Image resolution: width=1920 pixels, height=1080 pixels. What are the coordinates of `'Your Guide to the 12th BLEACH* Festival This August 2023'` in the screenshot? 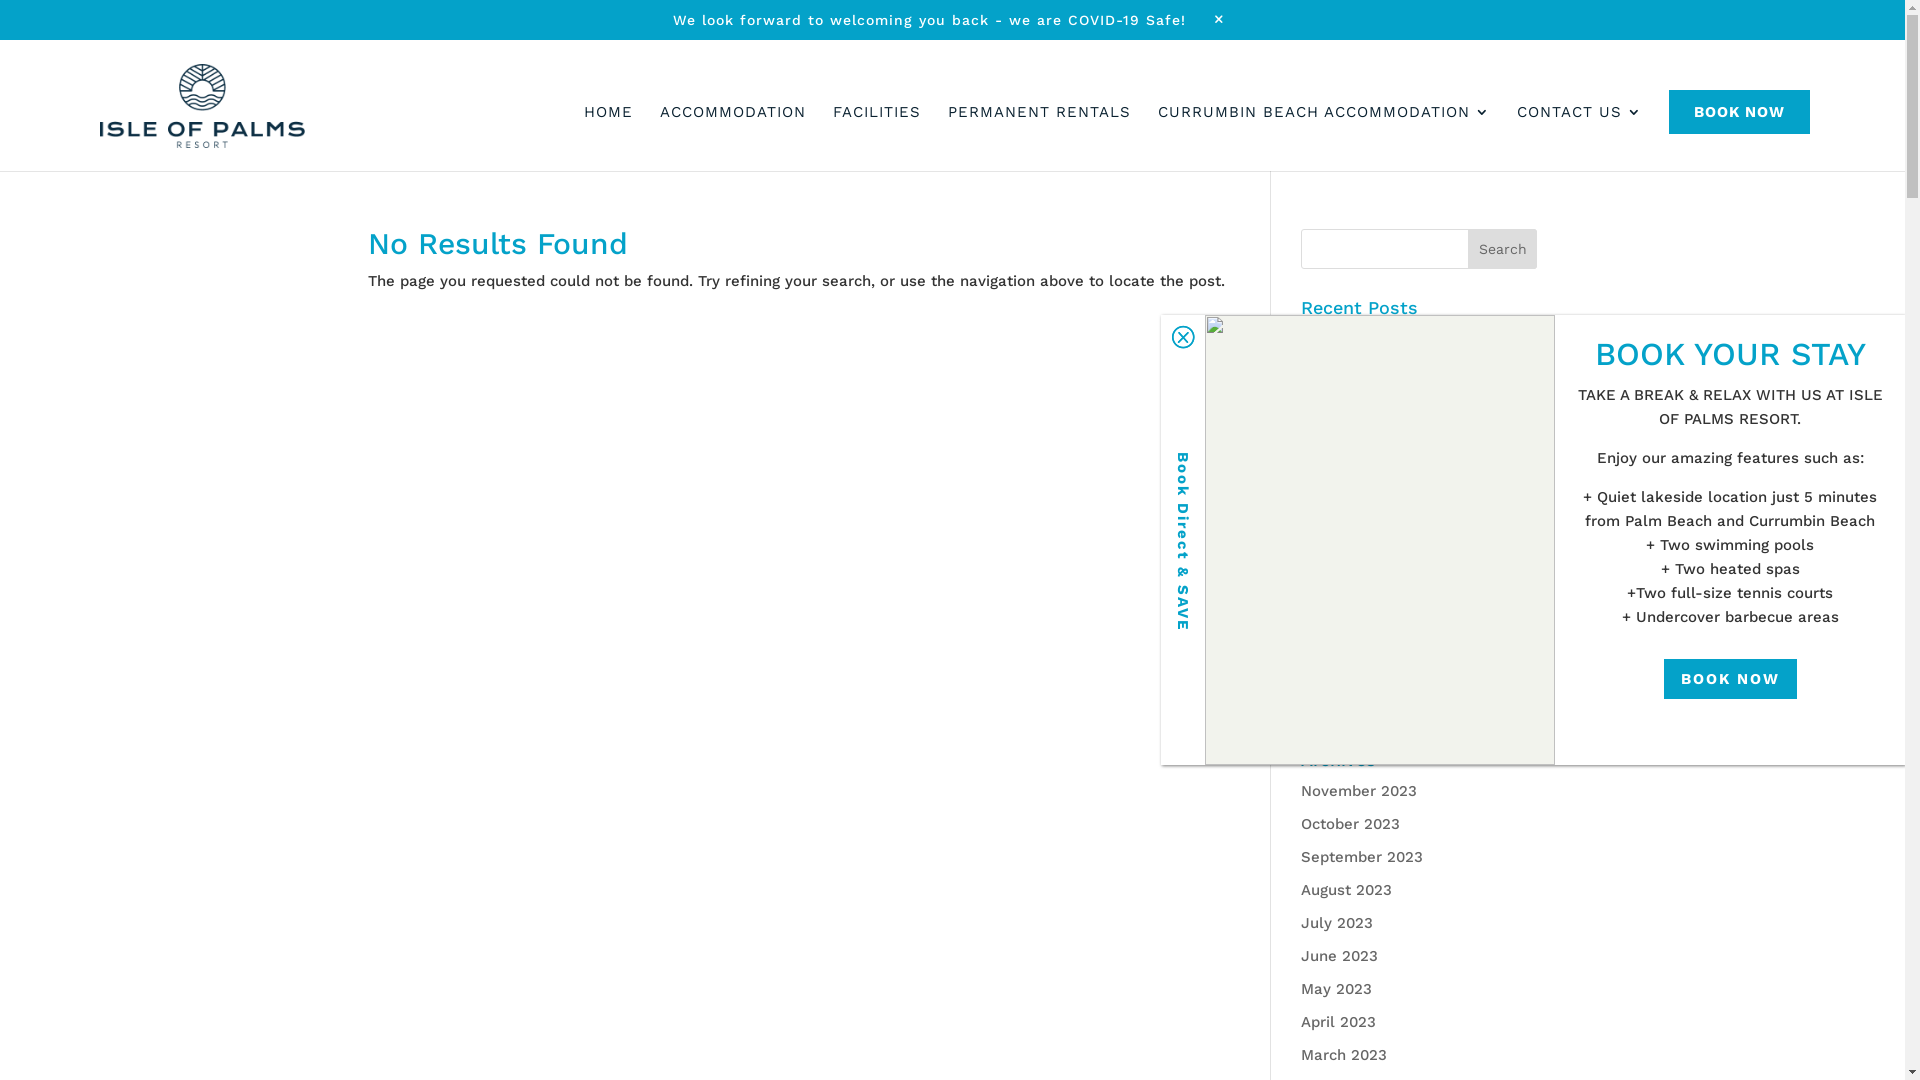 It's located at (1410, 623).